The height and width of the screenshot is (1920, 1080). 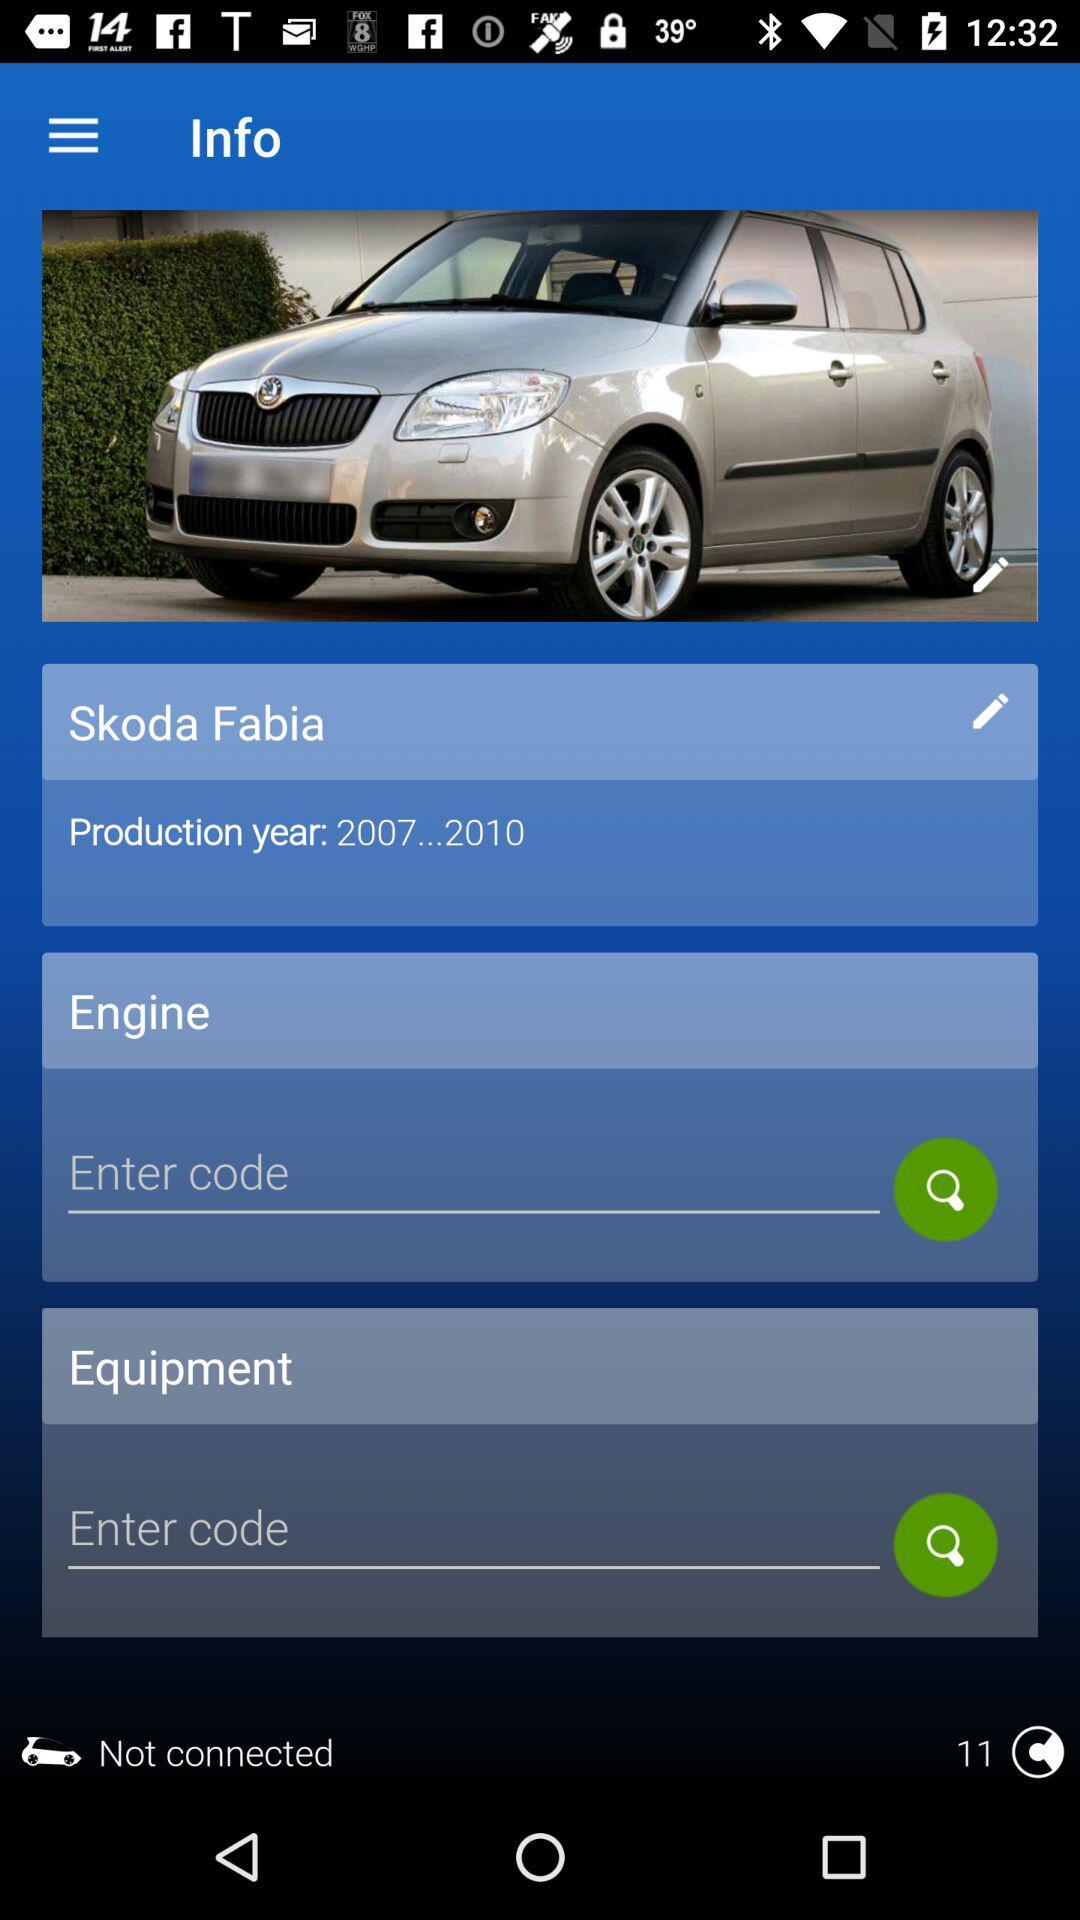 I want to click on search in the option, so click(x=945, y=1189).